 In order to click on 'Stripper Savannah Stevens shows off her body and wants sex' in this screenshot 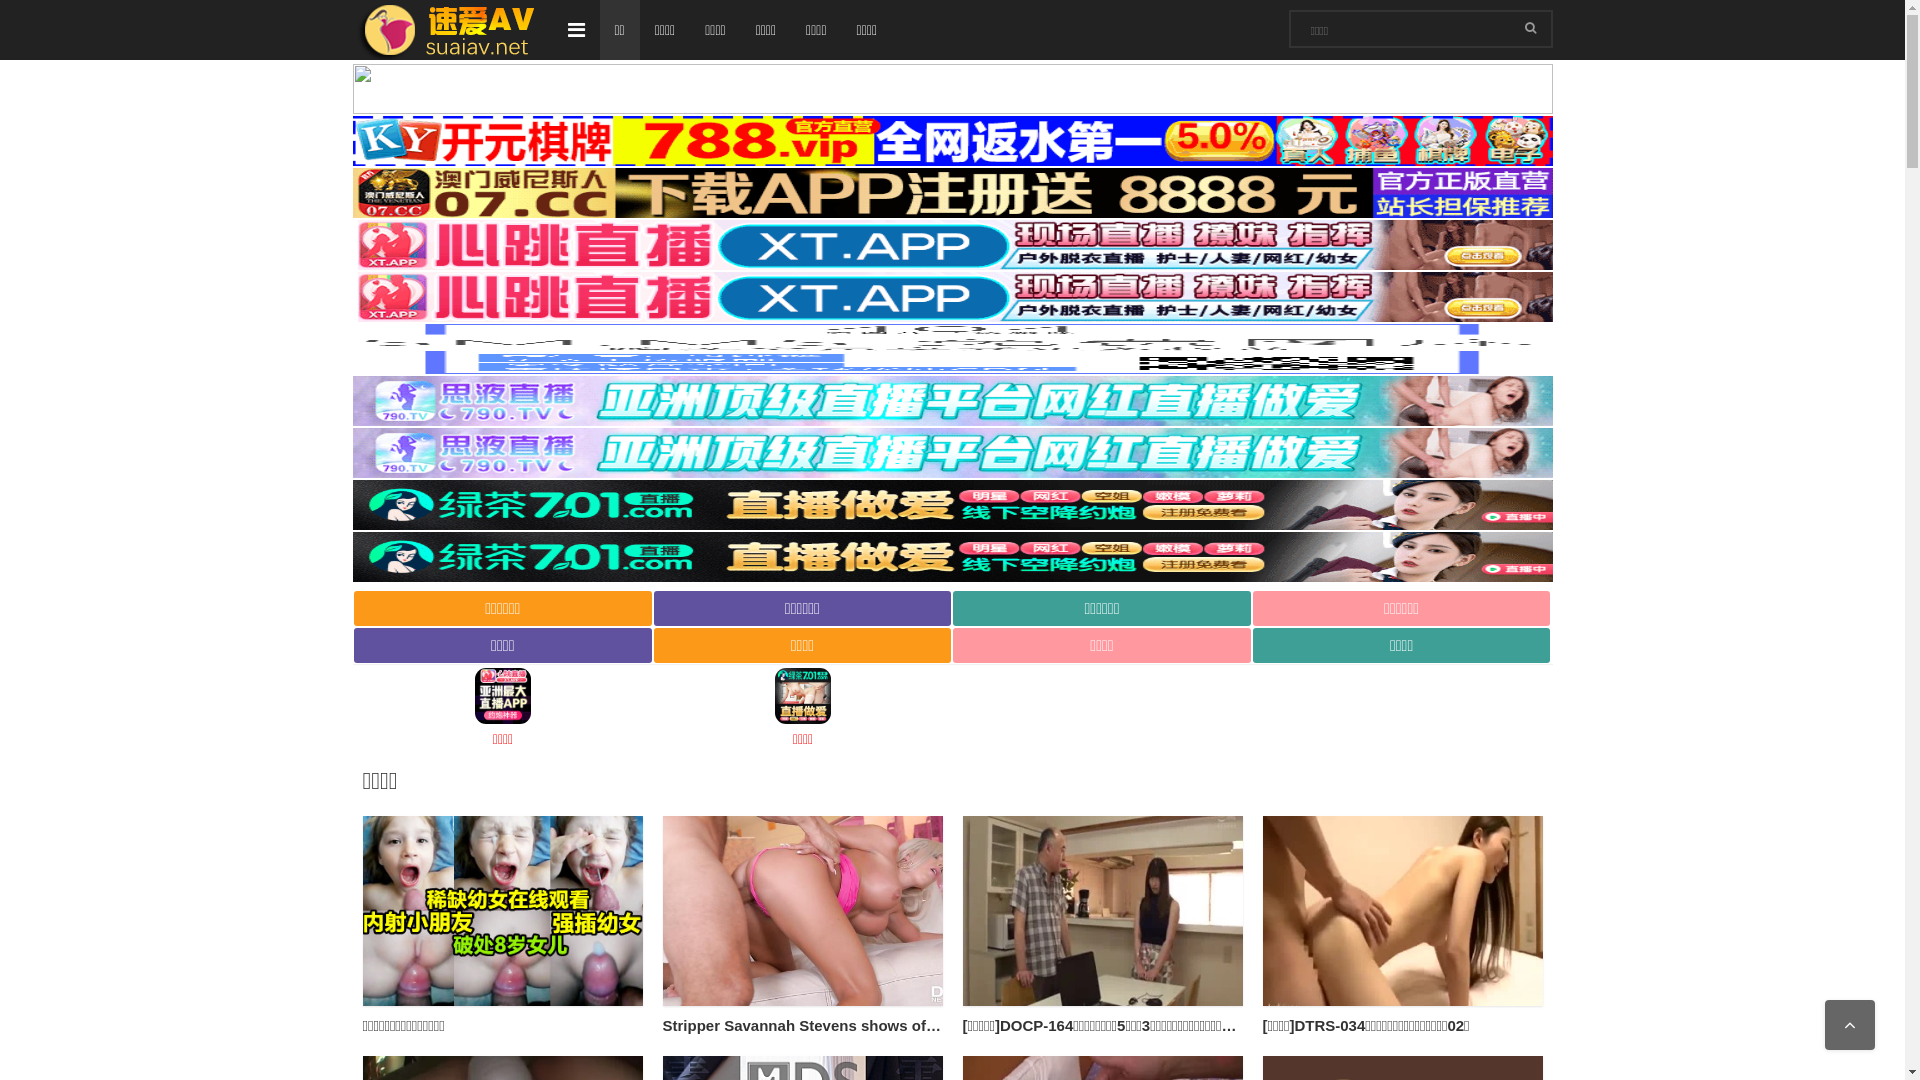, I will do `click(801, 910)`.